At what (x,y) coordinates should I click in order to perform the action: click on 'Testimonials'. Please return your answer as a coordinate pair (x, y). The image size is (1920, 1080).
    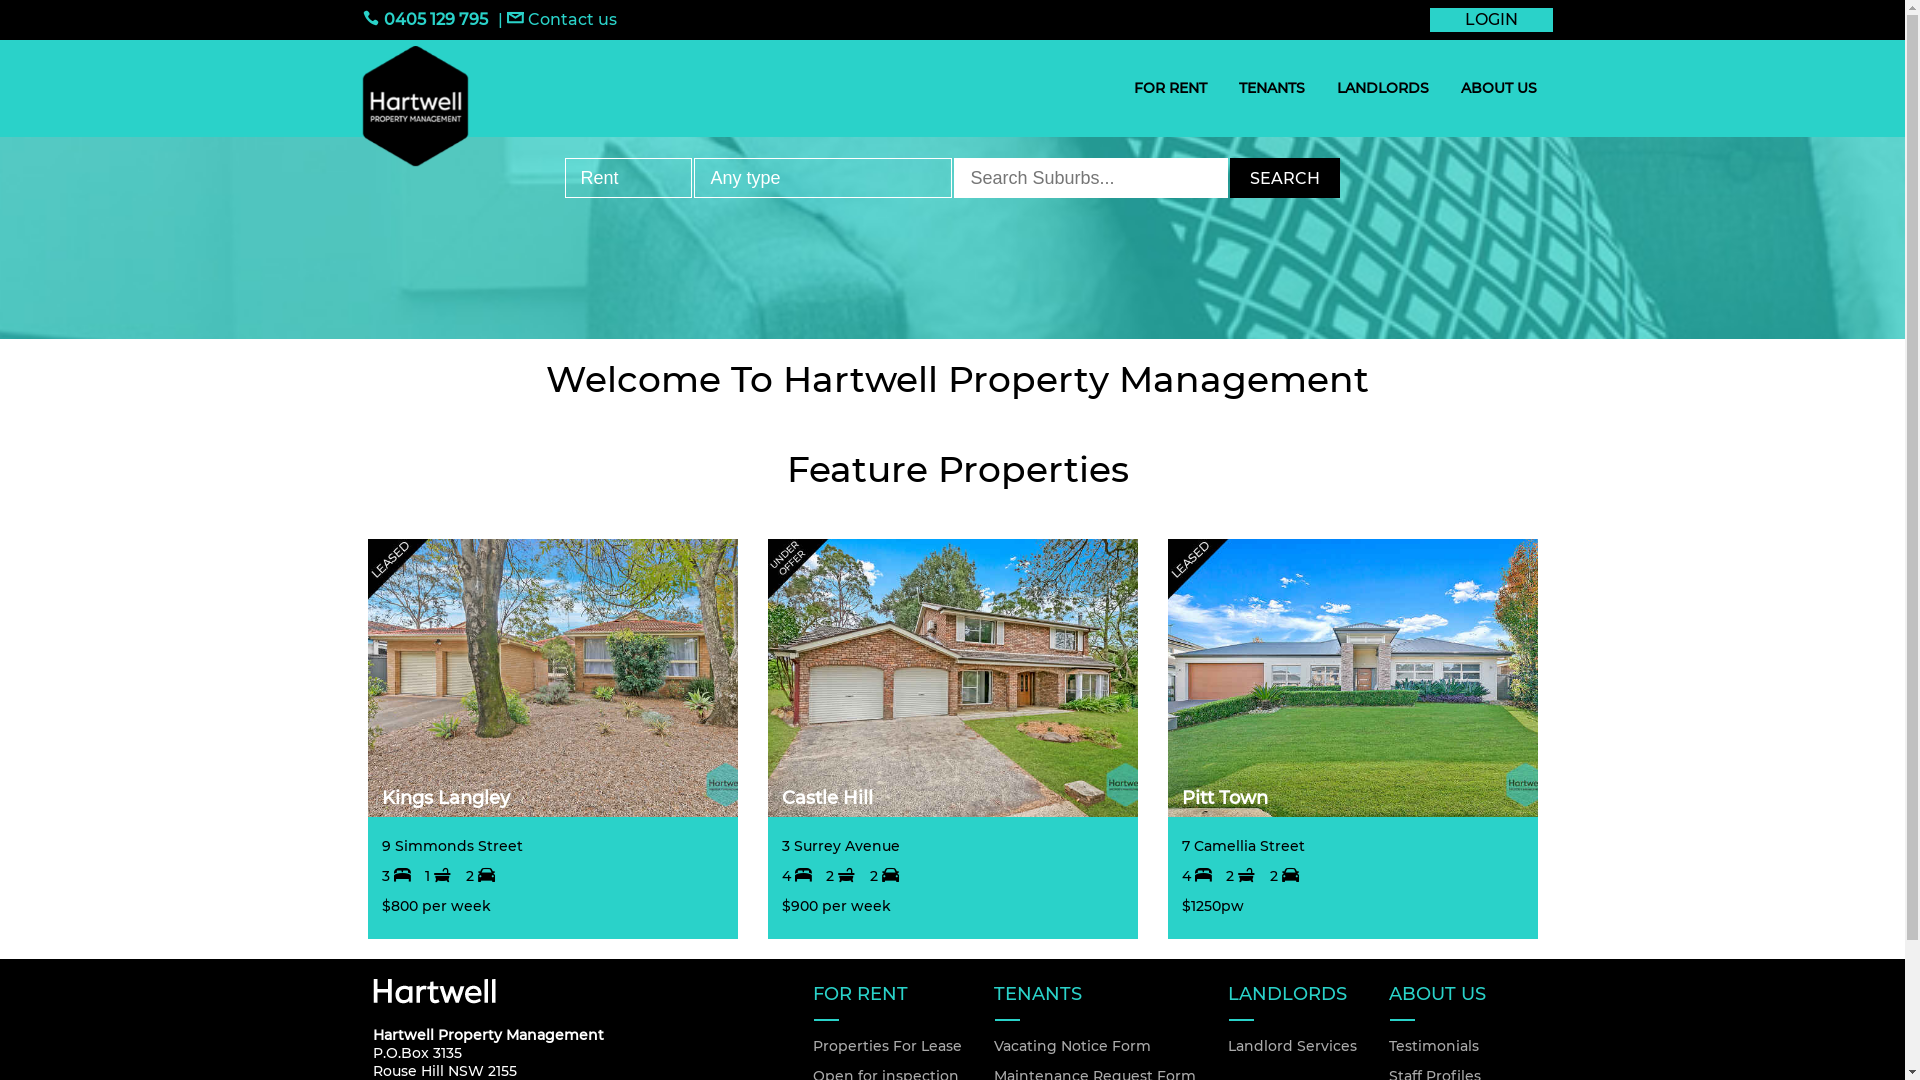
    Looking at the image, I should click on (1371, 1044).